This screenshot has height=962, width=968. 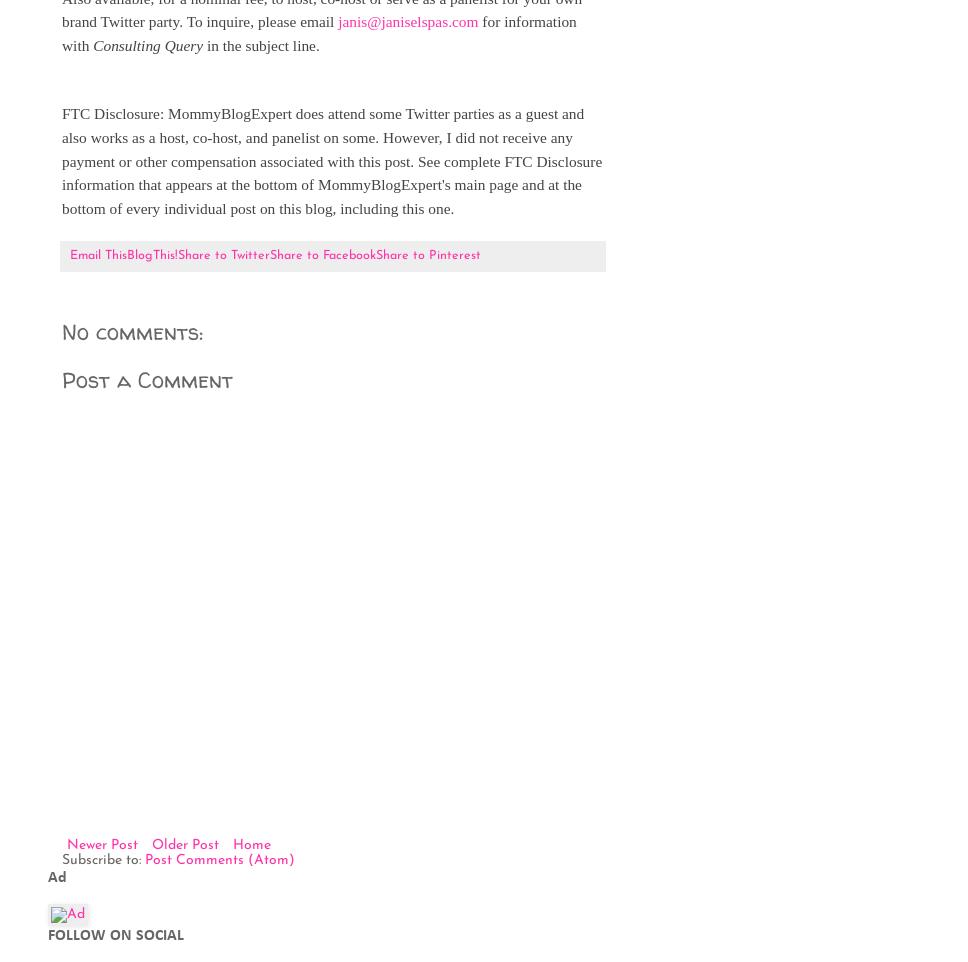 What do you see at coordinates (98, 255) in the screenshot?
I see `'Email This'` at bounding box center [98, 255].